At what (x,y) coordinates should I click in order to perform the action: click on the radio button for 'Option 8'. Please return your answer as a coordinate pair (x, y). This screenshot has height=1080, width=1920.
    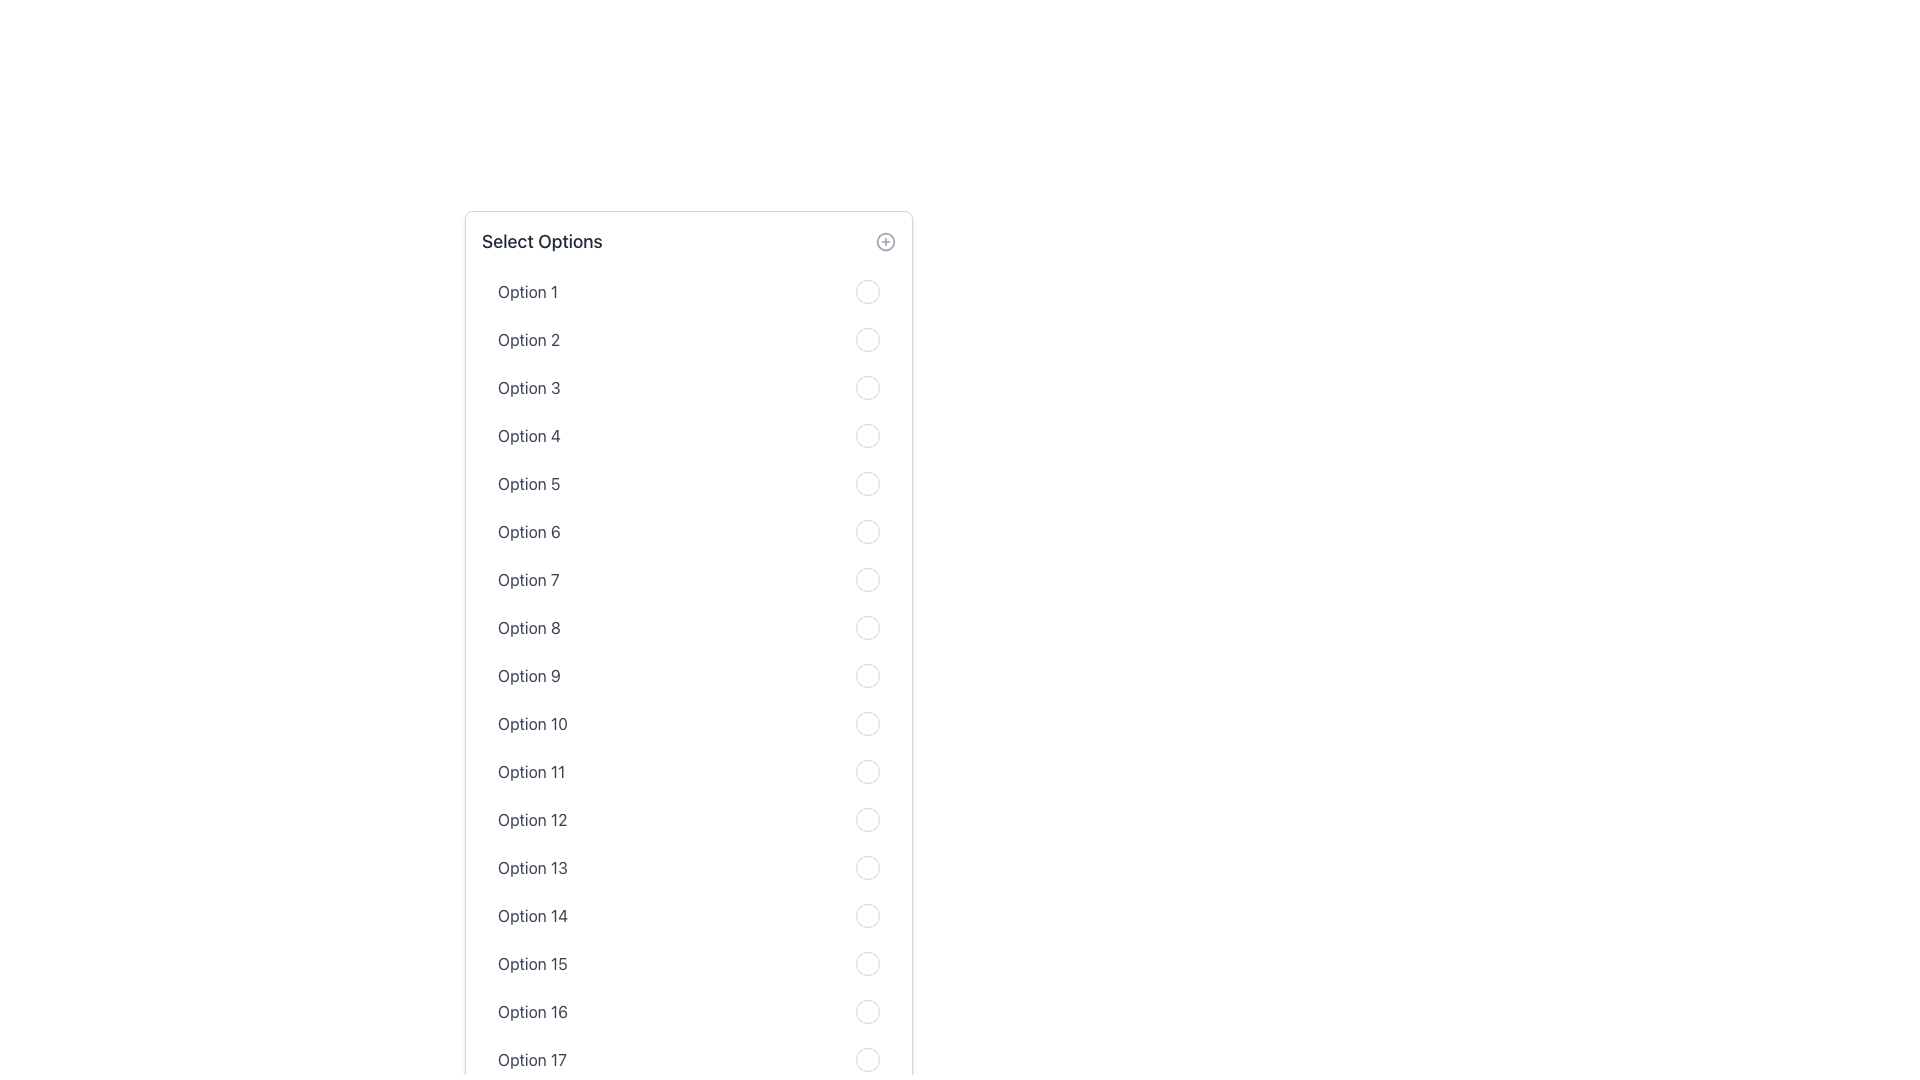
    Looking at the image, I should click on (868, 627).